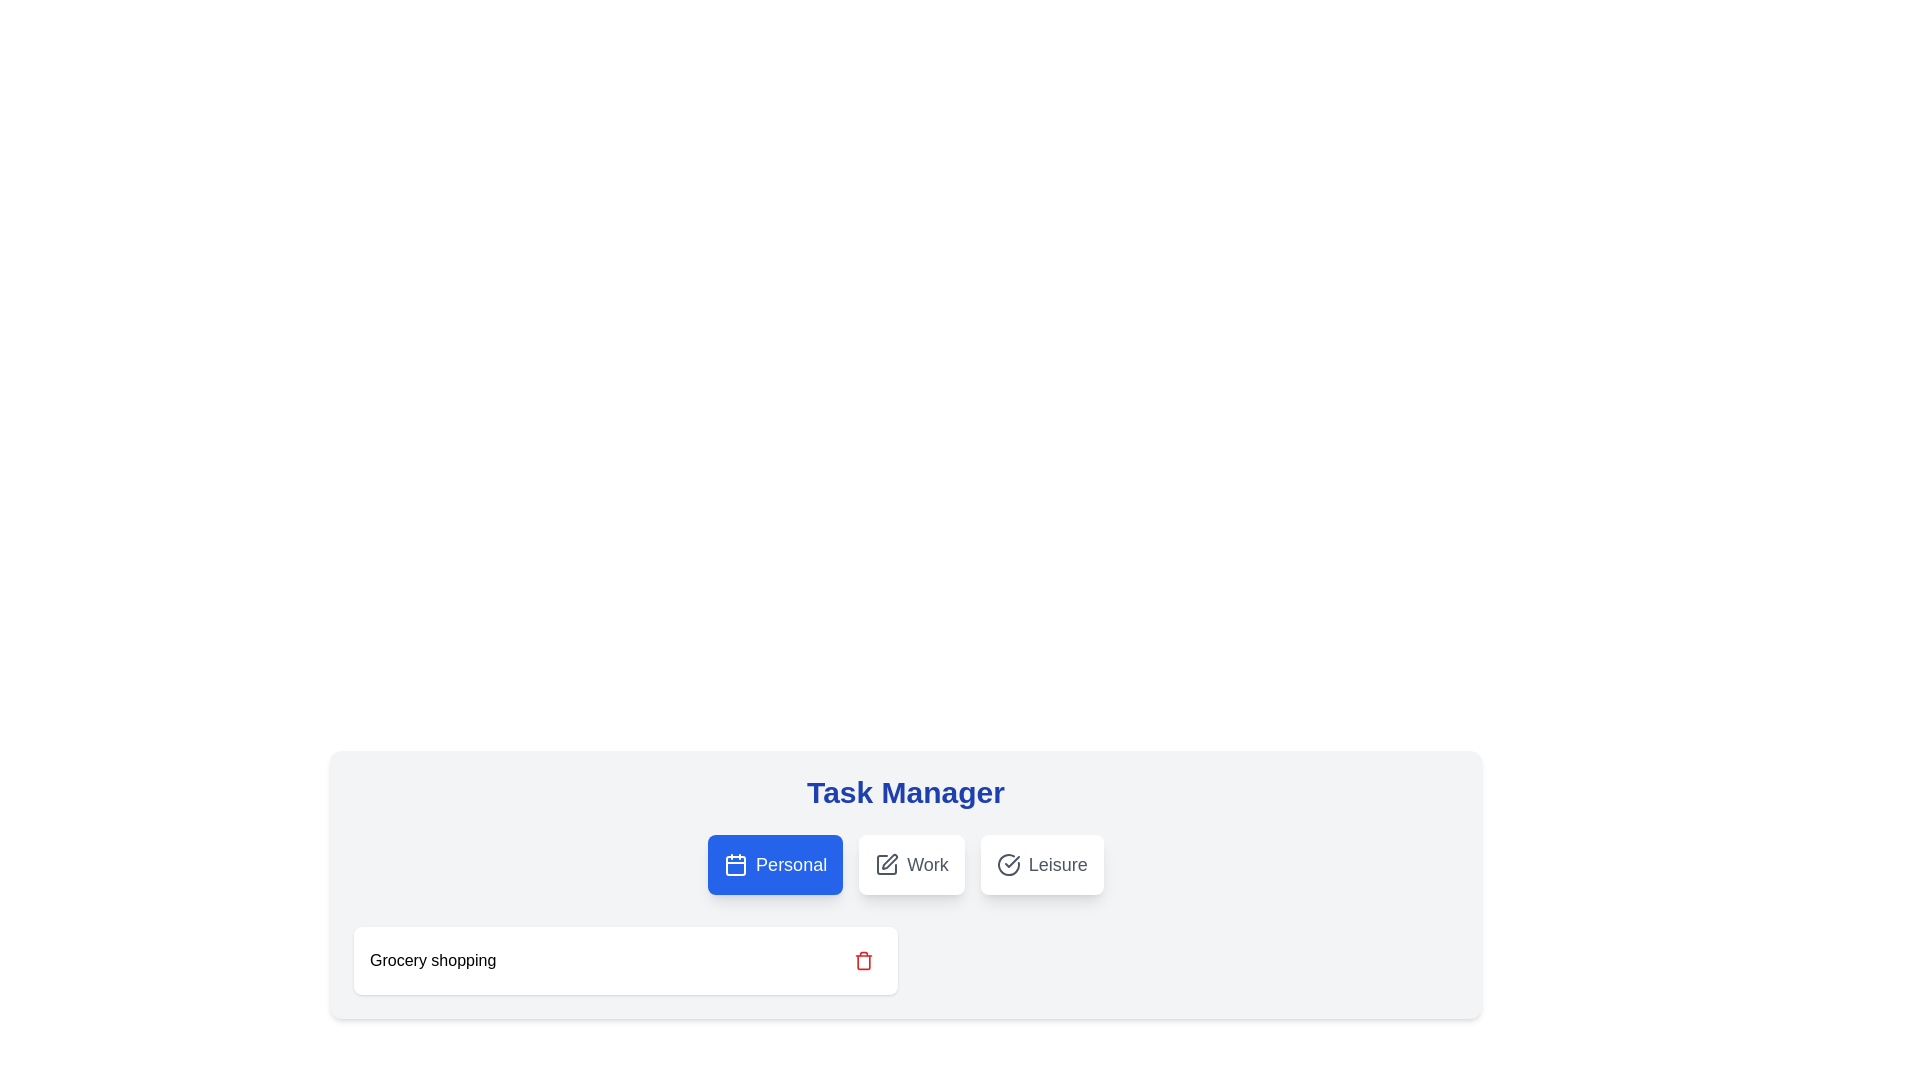 The image size is (1920, 1080). Describe the element at coordinates (1057, 863) in the screenshot. I see `the text label displaying the word 'Leisure' located inside the rightmost button of a horizontal layout of three buttons labeled 'Personal', 'Work', and 'Leisure'` at that location.